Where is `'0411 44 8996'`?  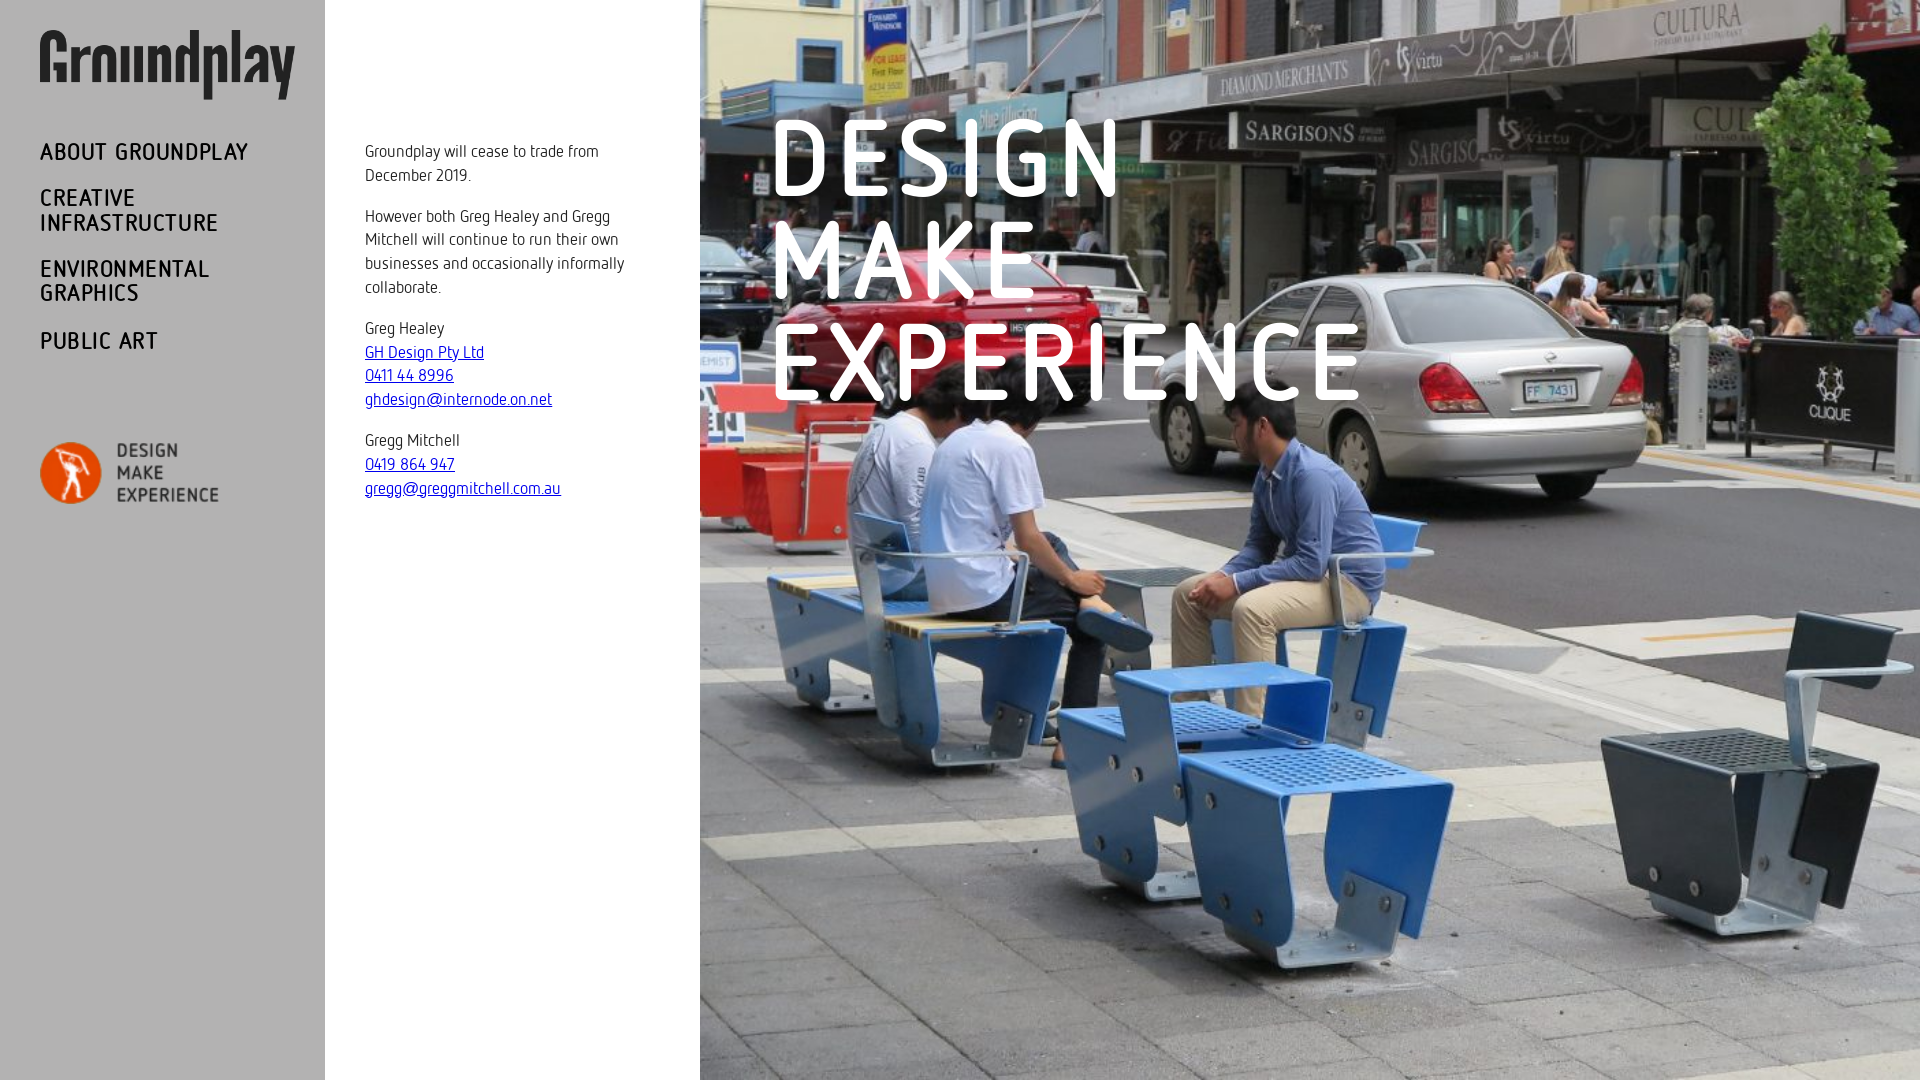
'0411 44 8996' is located at coordinates (408, 375).